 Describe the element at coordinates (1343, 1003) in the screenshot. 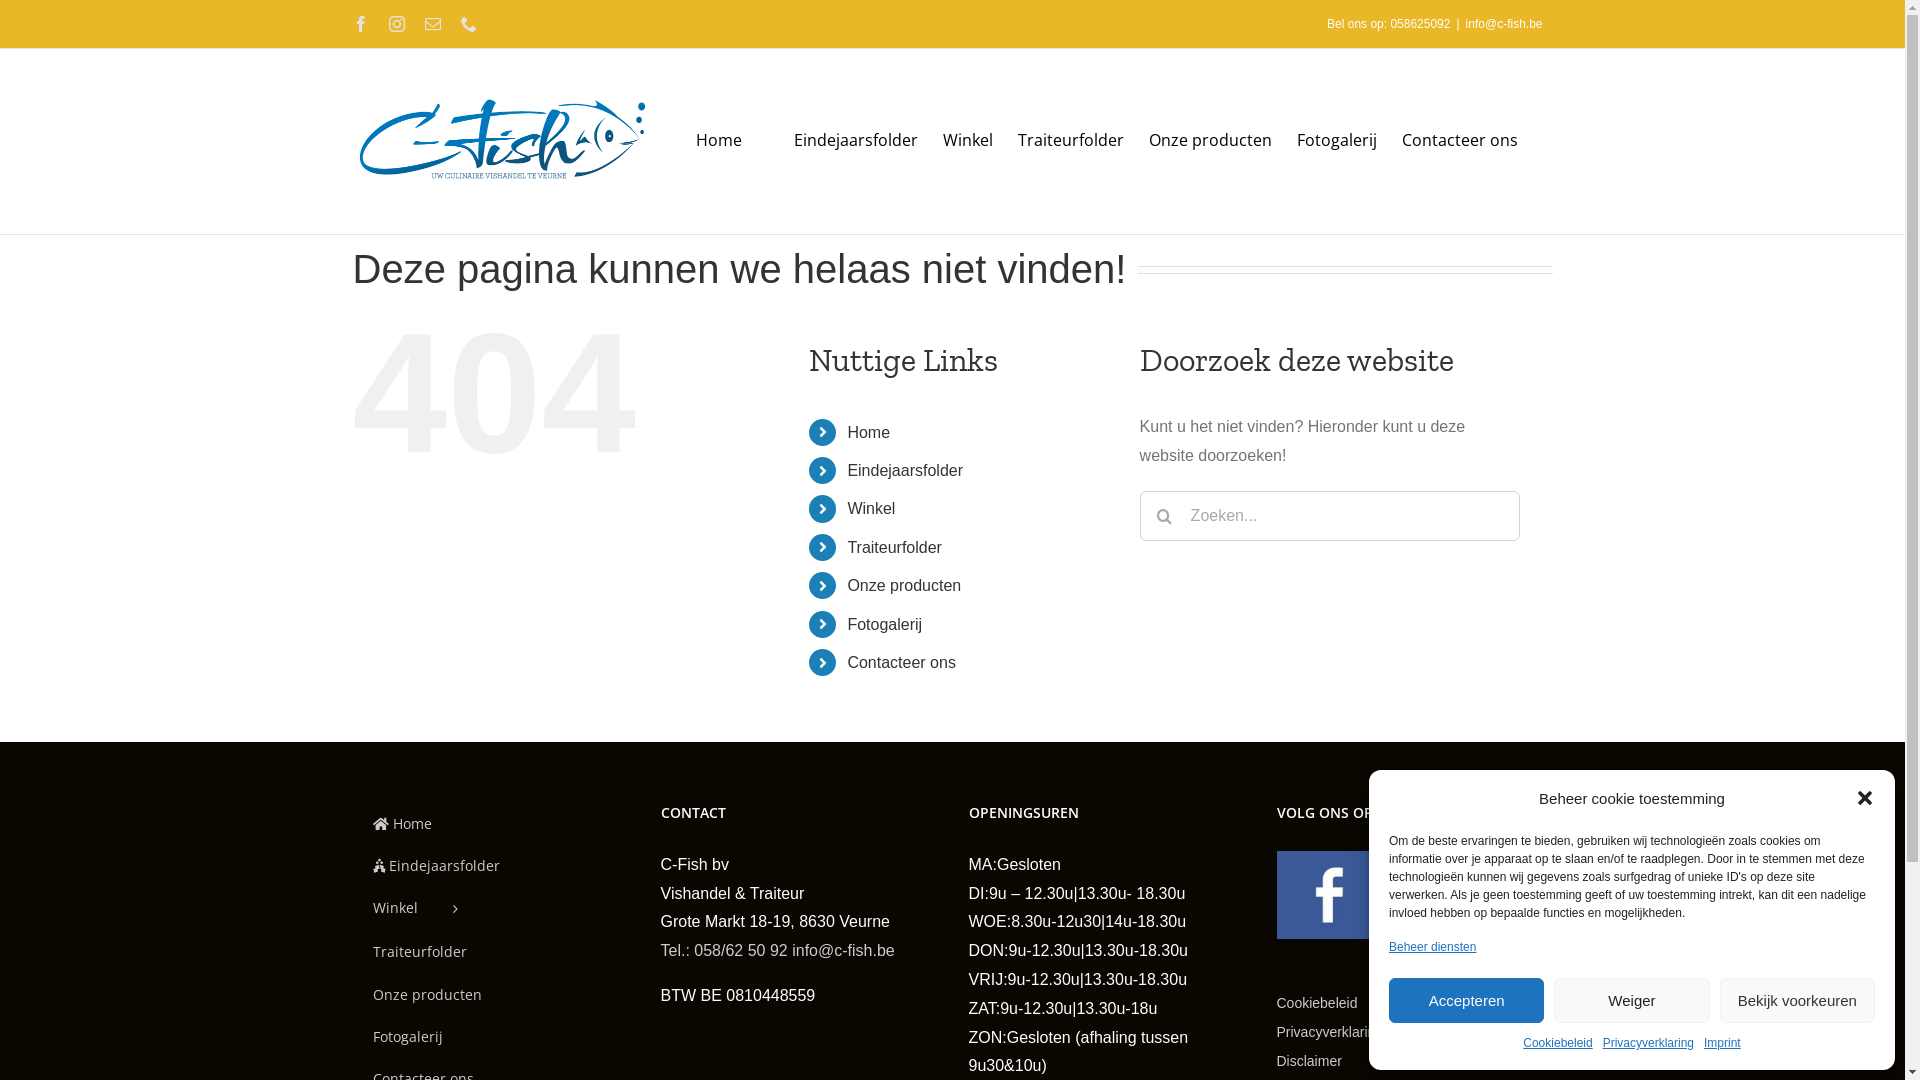

I see `'Cookiebeleid'` at that location.